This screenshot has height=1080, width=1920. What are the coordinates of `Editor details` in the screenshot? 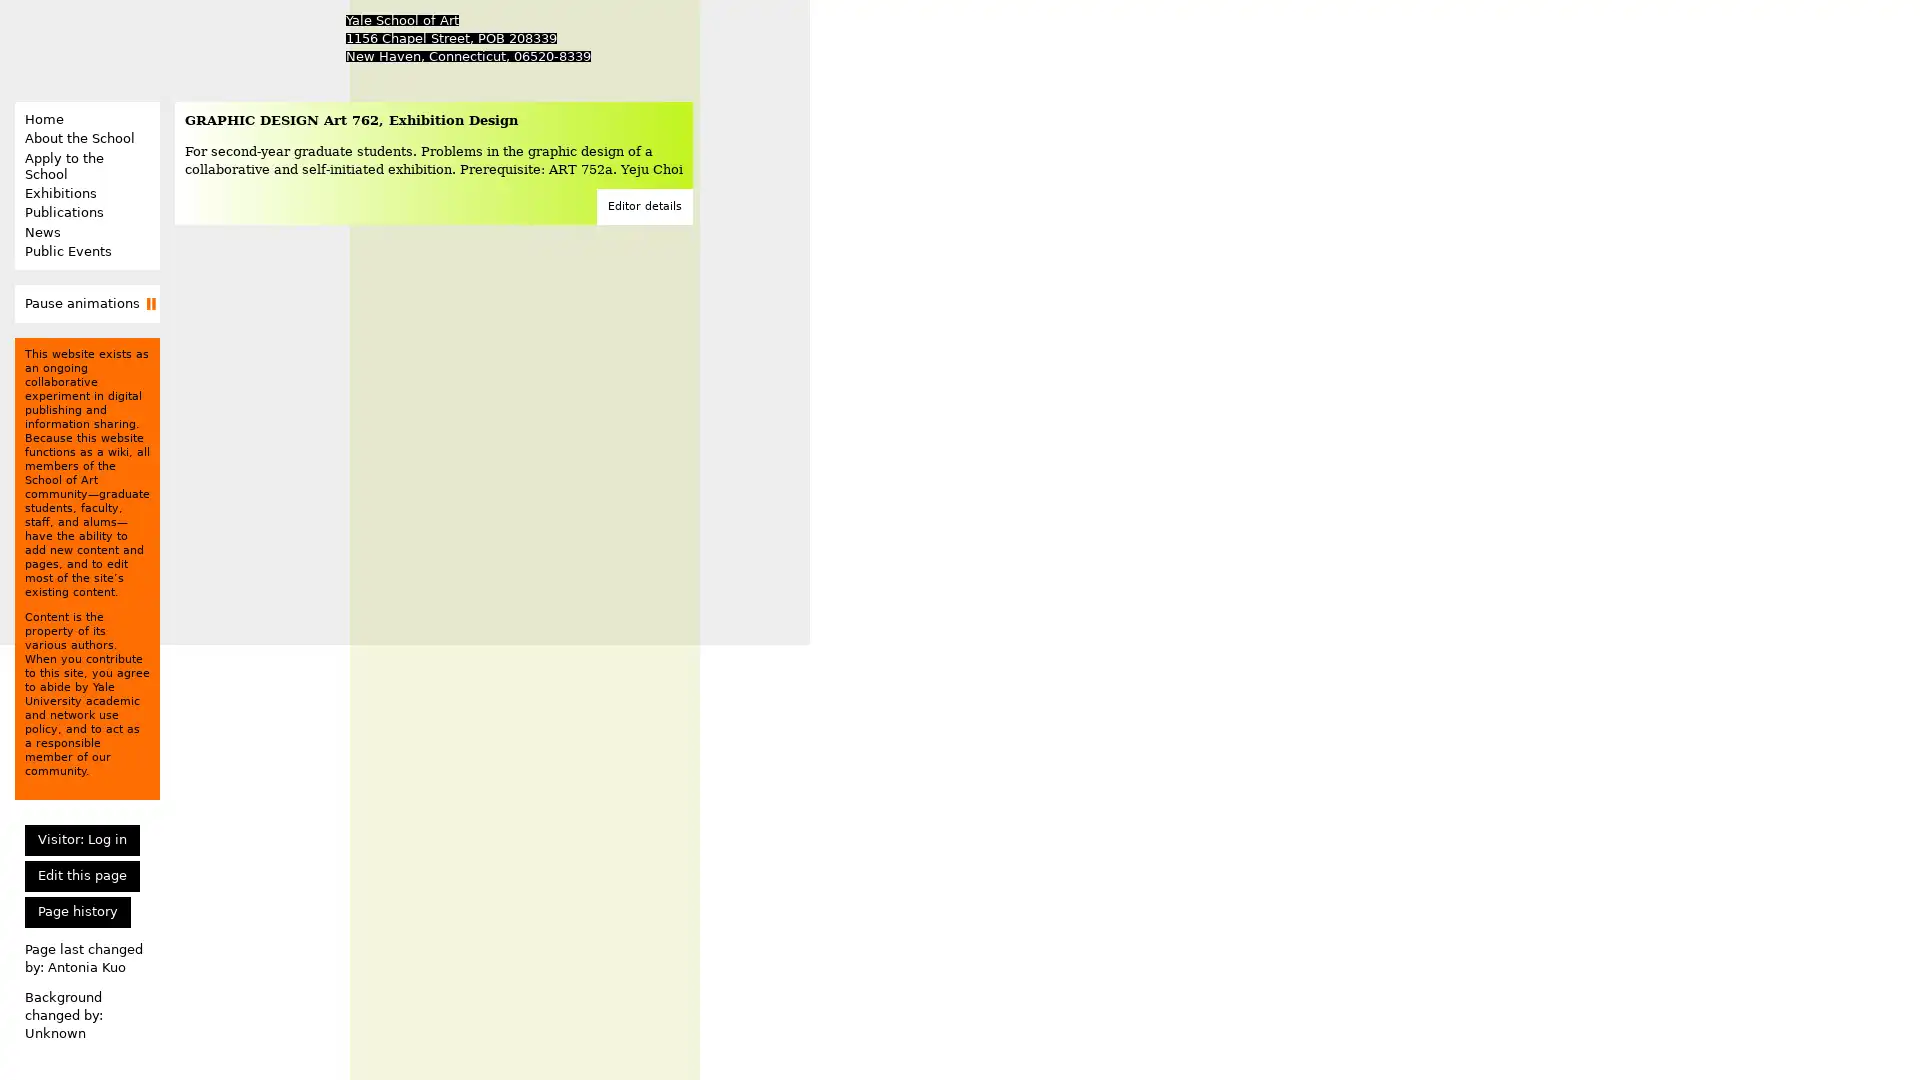 It's located at (644, 205).